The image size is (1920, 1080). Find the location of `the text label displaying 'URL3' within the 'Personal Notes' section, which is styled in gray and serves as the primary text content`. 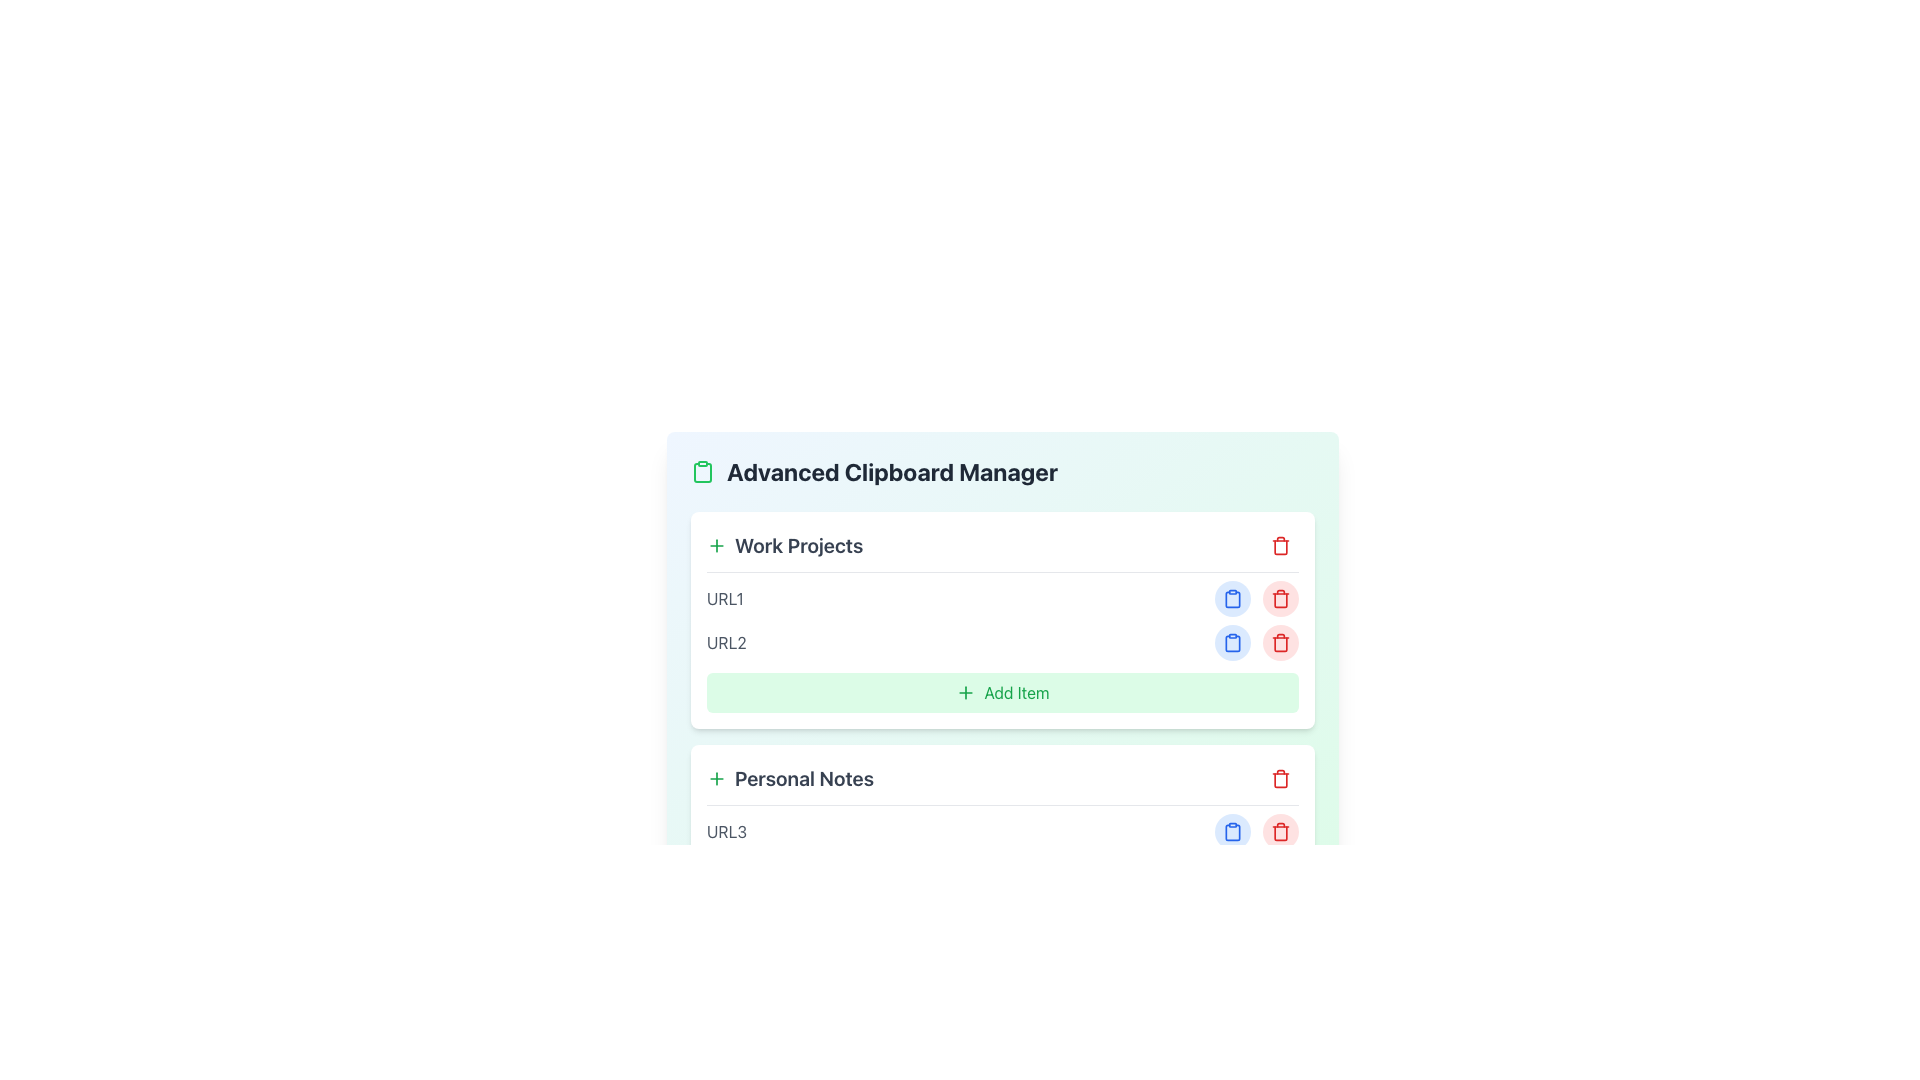

the text label displaying 'URL3' within the 'Personal Notes' section, which is styled in gray and serves as the primary text content is located at coordinates (726, 832).